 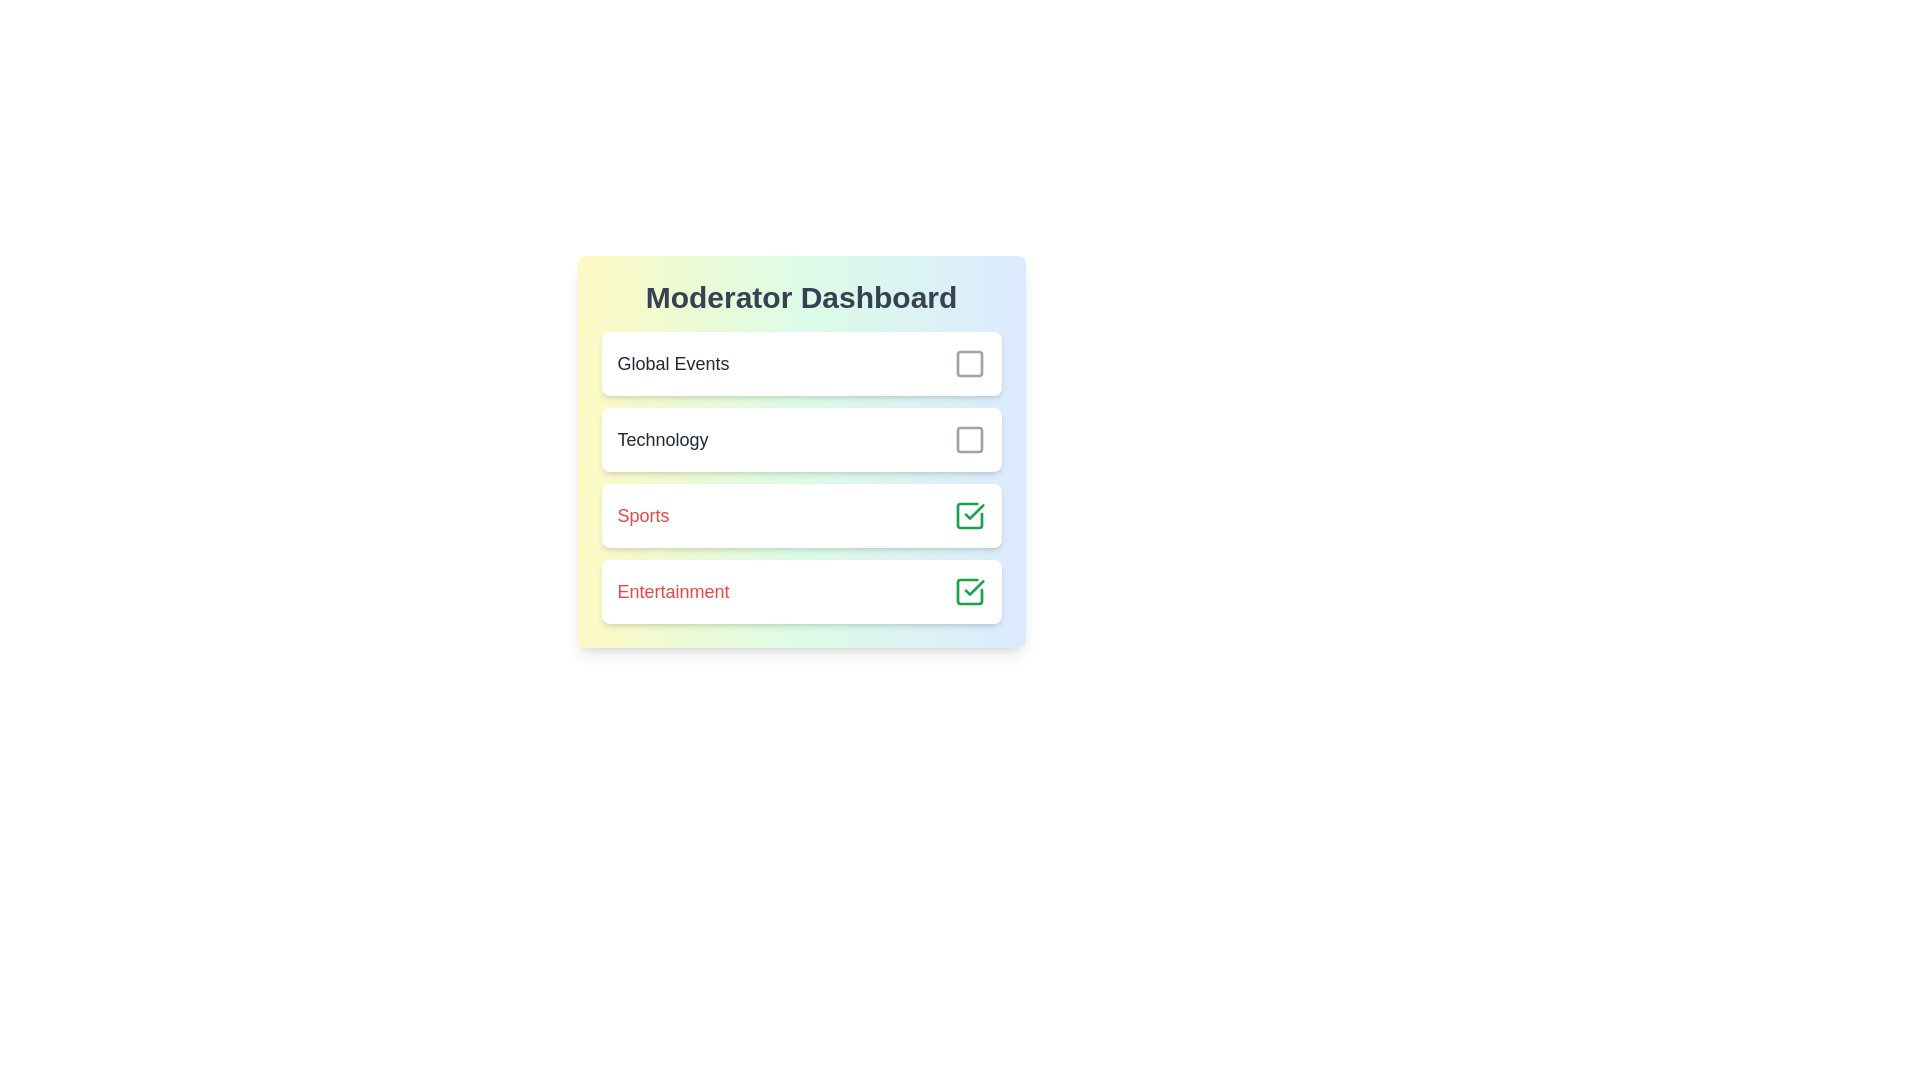 What do you see at coordinates (801, 297) in the screenshot?
I see `the title to read its content` at bounding box center [801, 297].